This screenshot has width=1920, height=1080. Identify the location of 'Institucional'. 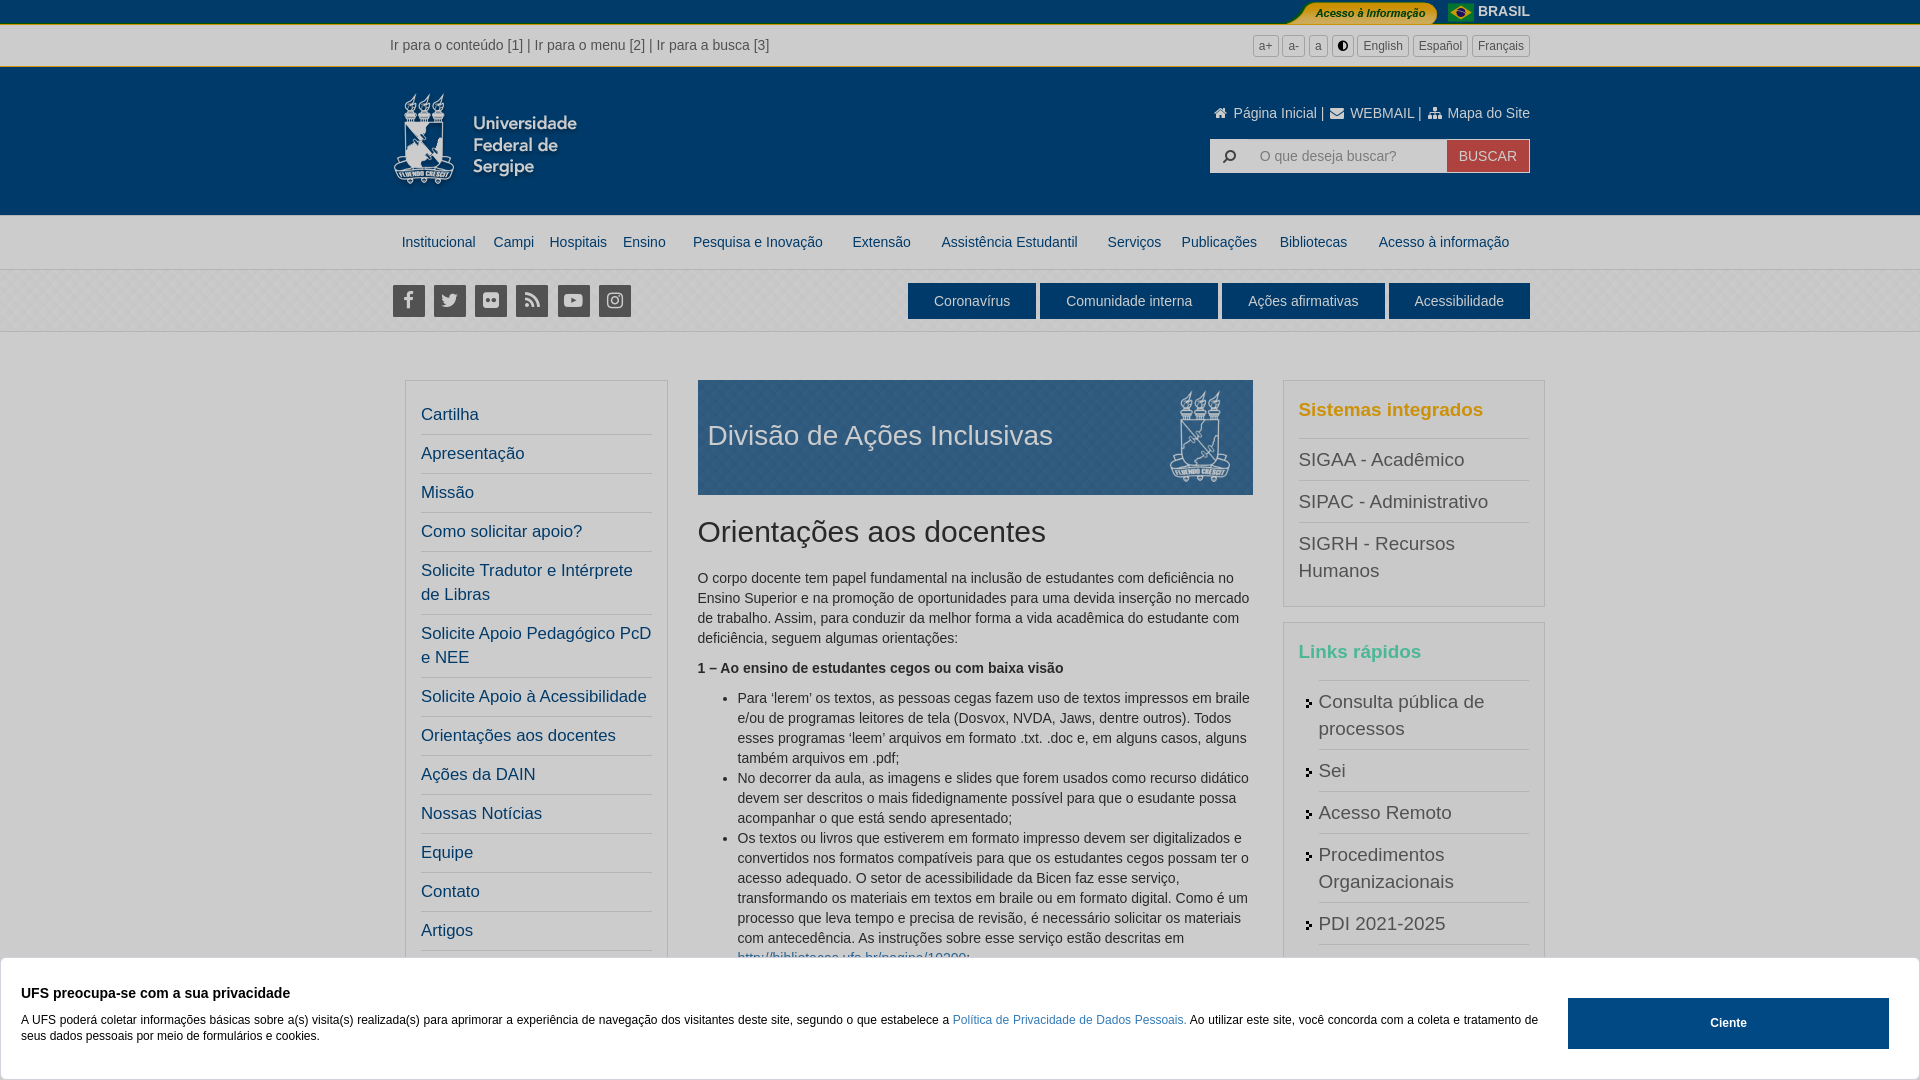
(437, 241).